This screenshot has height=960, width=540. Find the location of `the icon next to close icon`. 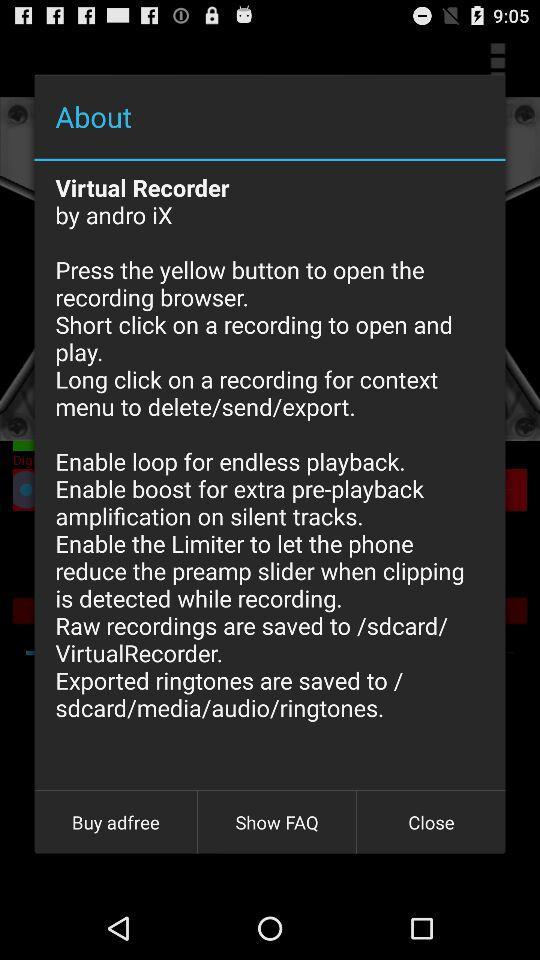

the icon next to close icon is located at coordinates (276, 822).